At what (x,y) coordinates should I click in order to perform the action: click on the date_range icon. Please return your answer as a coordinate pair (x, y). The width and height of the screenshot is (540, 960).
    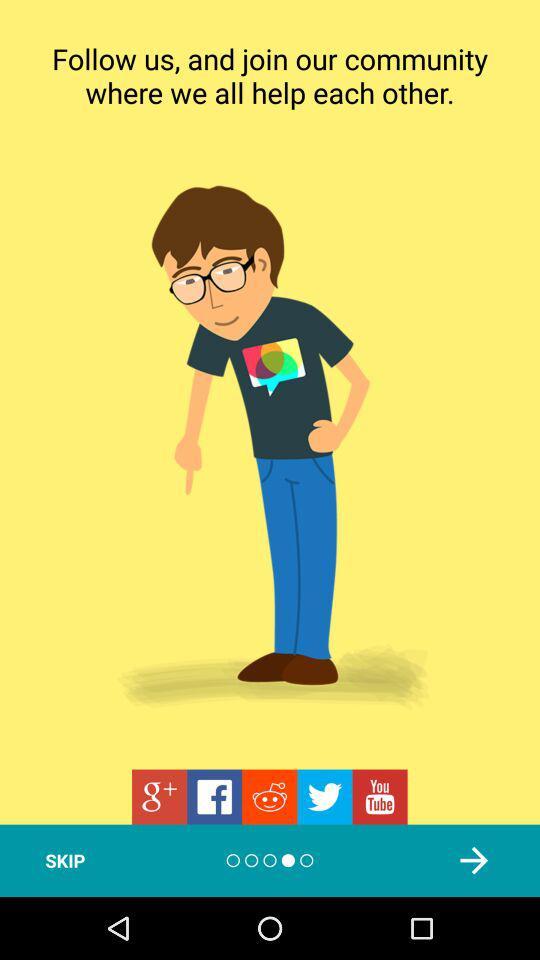
    Looking at the image, I should click on (380, 797).